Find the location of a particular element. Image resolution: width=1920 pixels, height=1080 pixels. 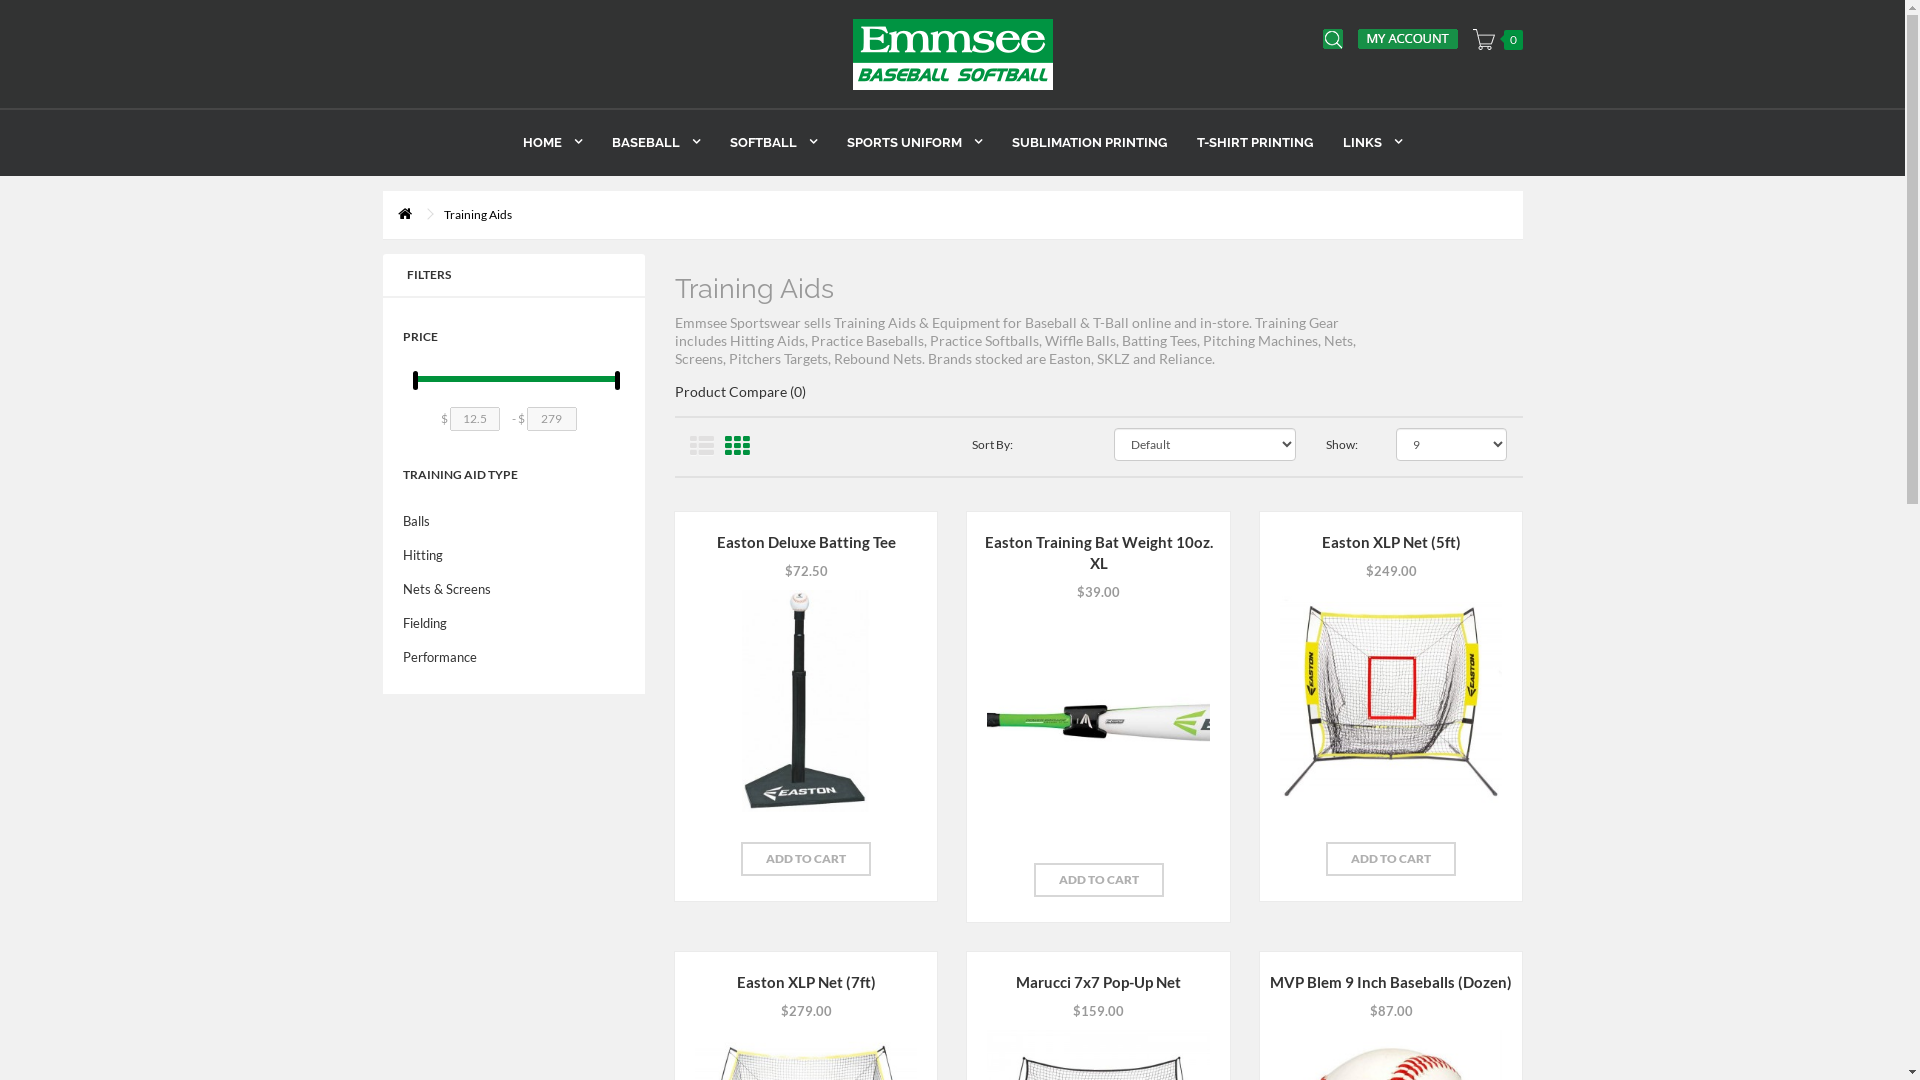

'T-SHIRT PRINTING' is located at coordinates (1171, 141).